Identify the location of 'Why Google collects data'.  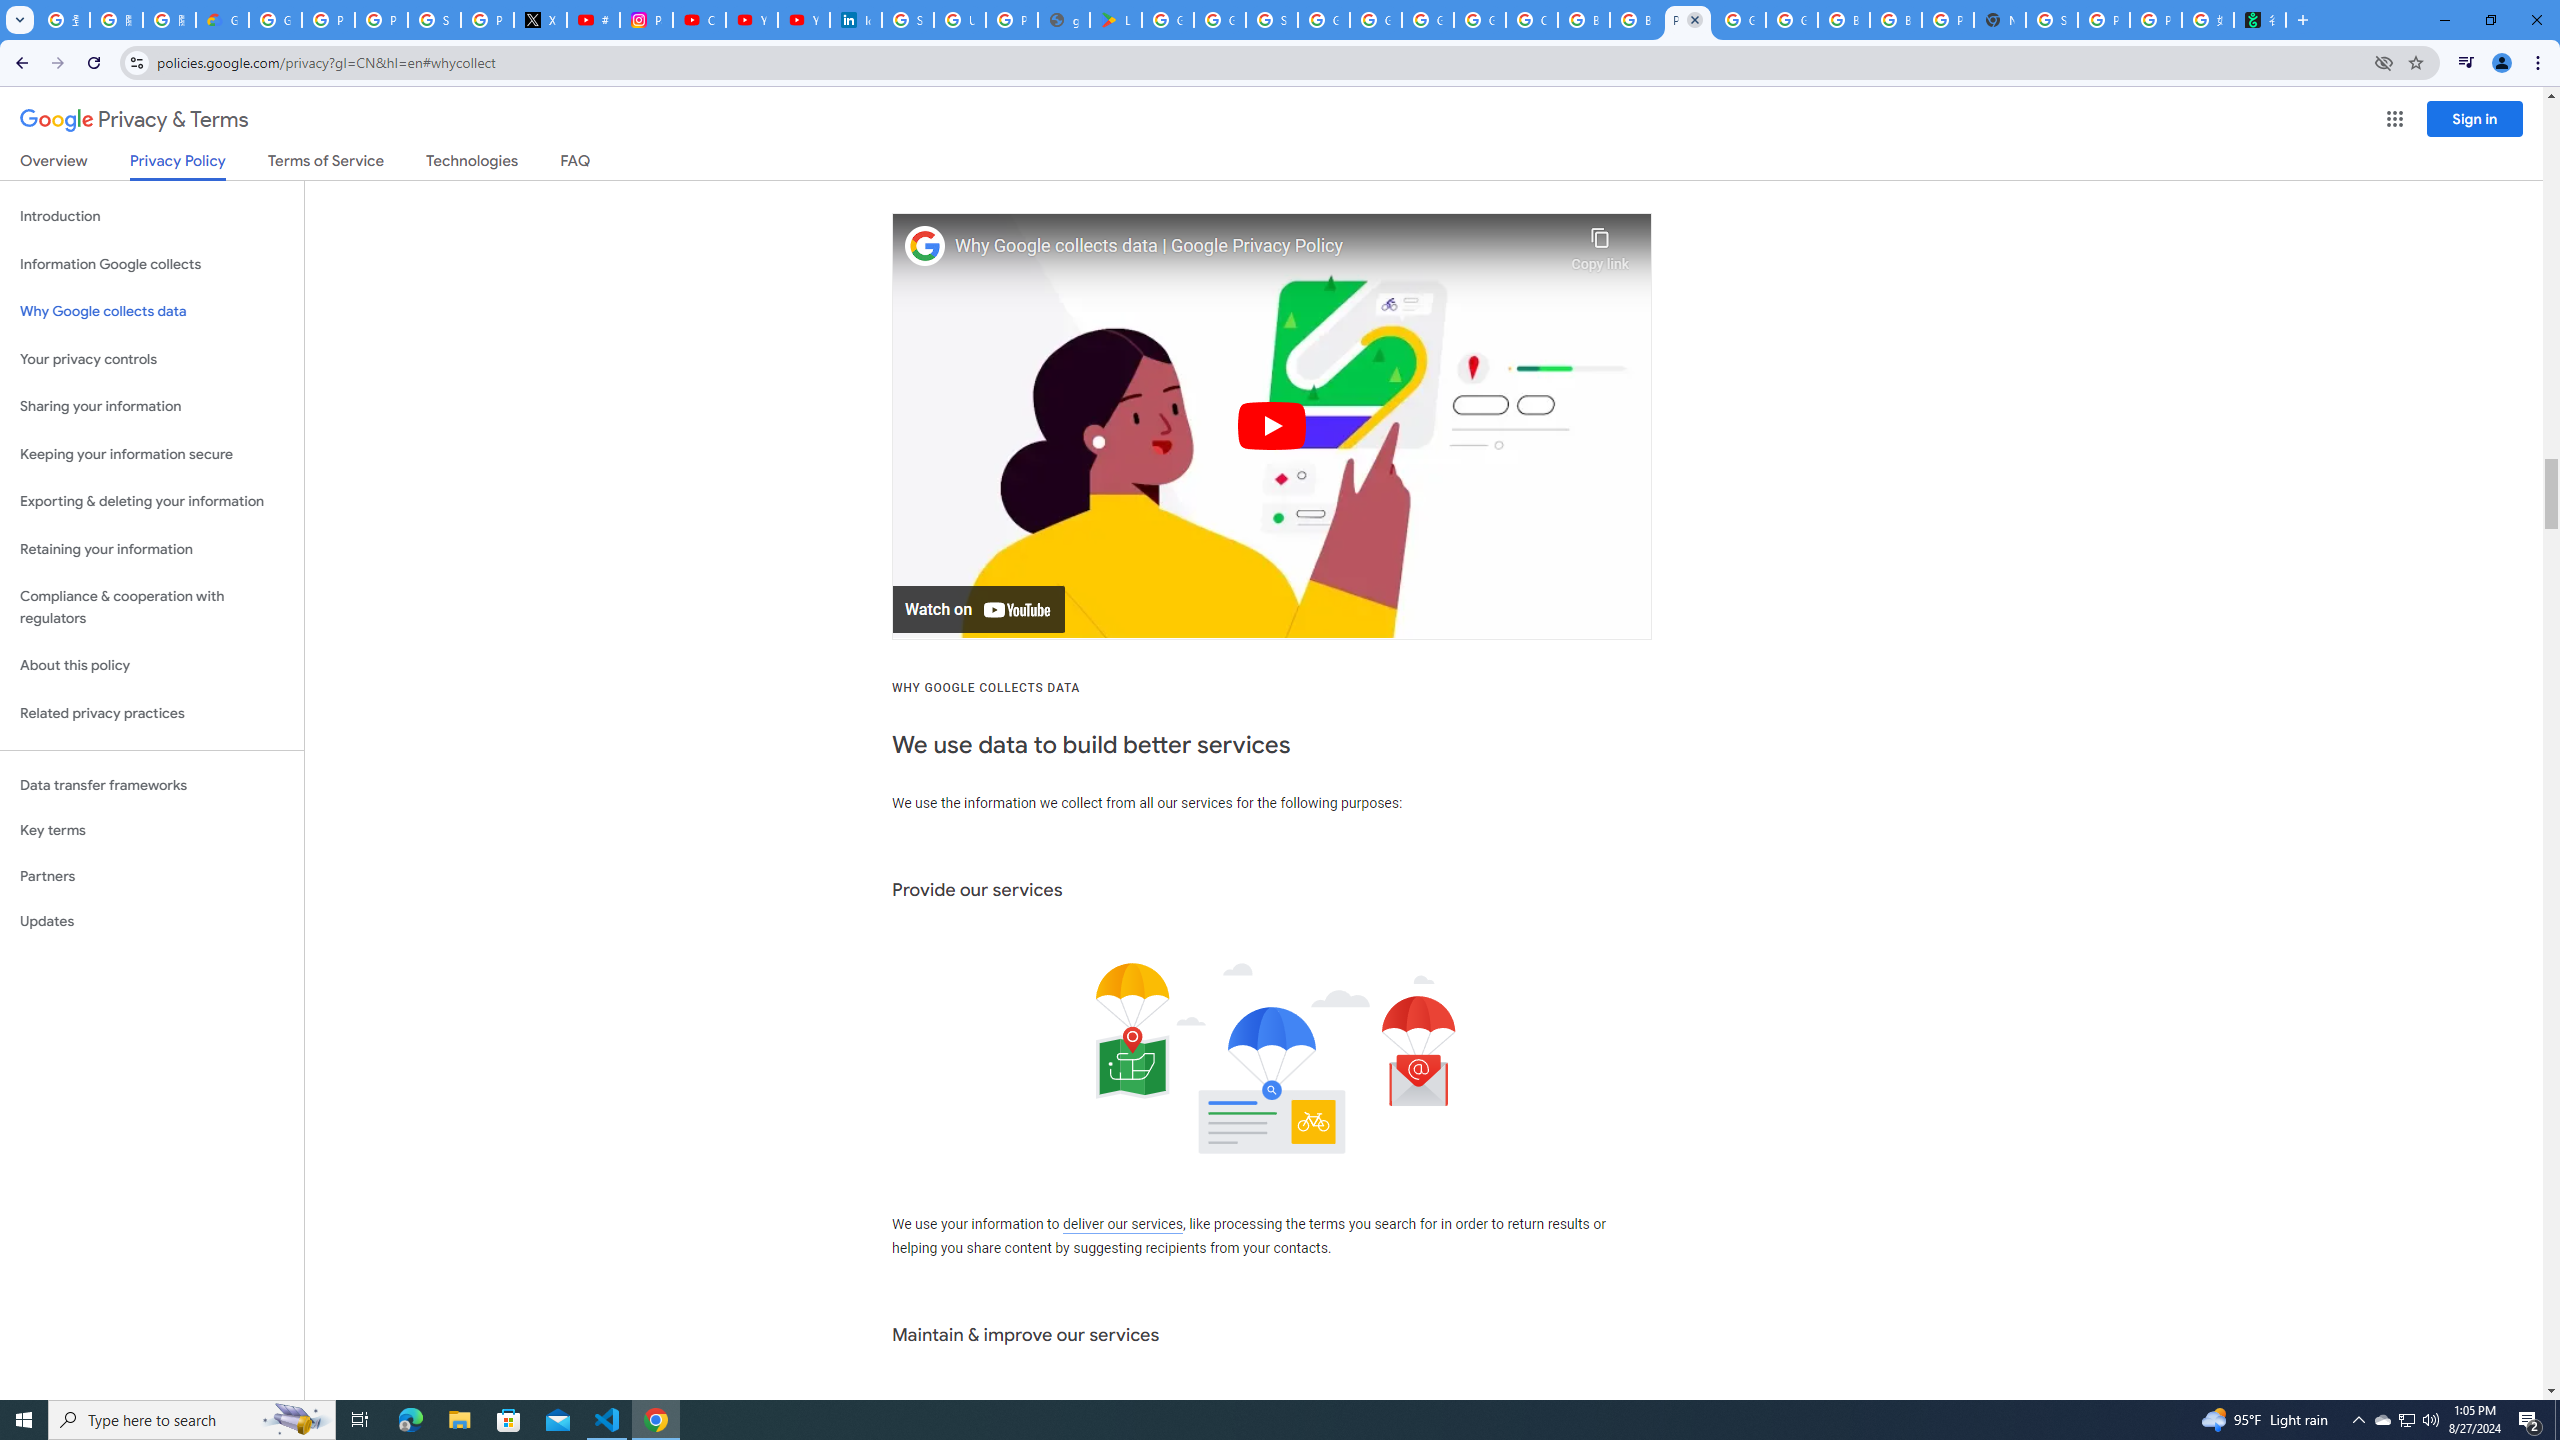
(151, 310).